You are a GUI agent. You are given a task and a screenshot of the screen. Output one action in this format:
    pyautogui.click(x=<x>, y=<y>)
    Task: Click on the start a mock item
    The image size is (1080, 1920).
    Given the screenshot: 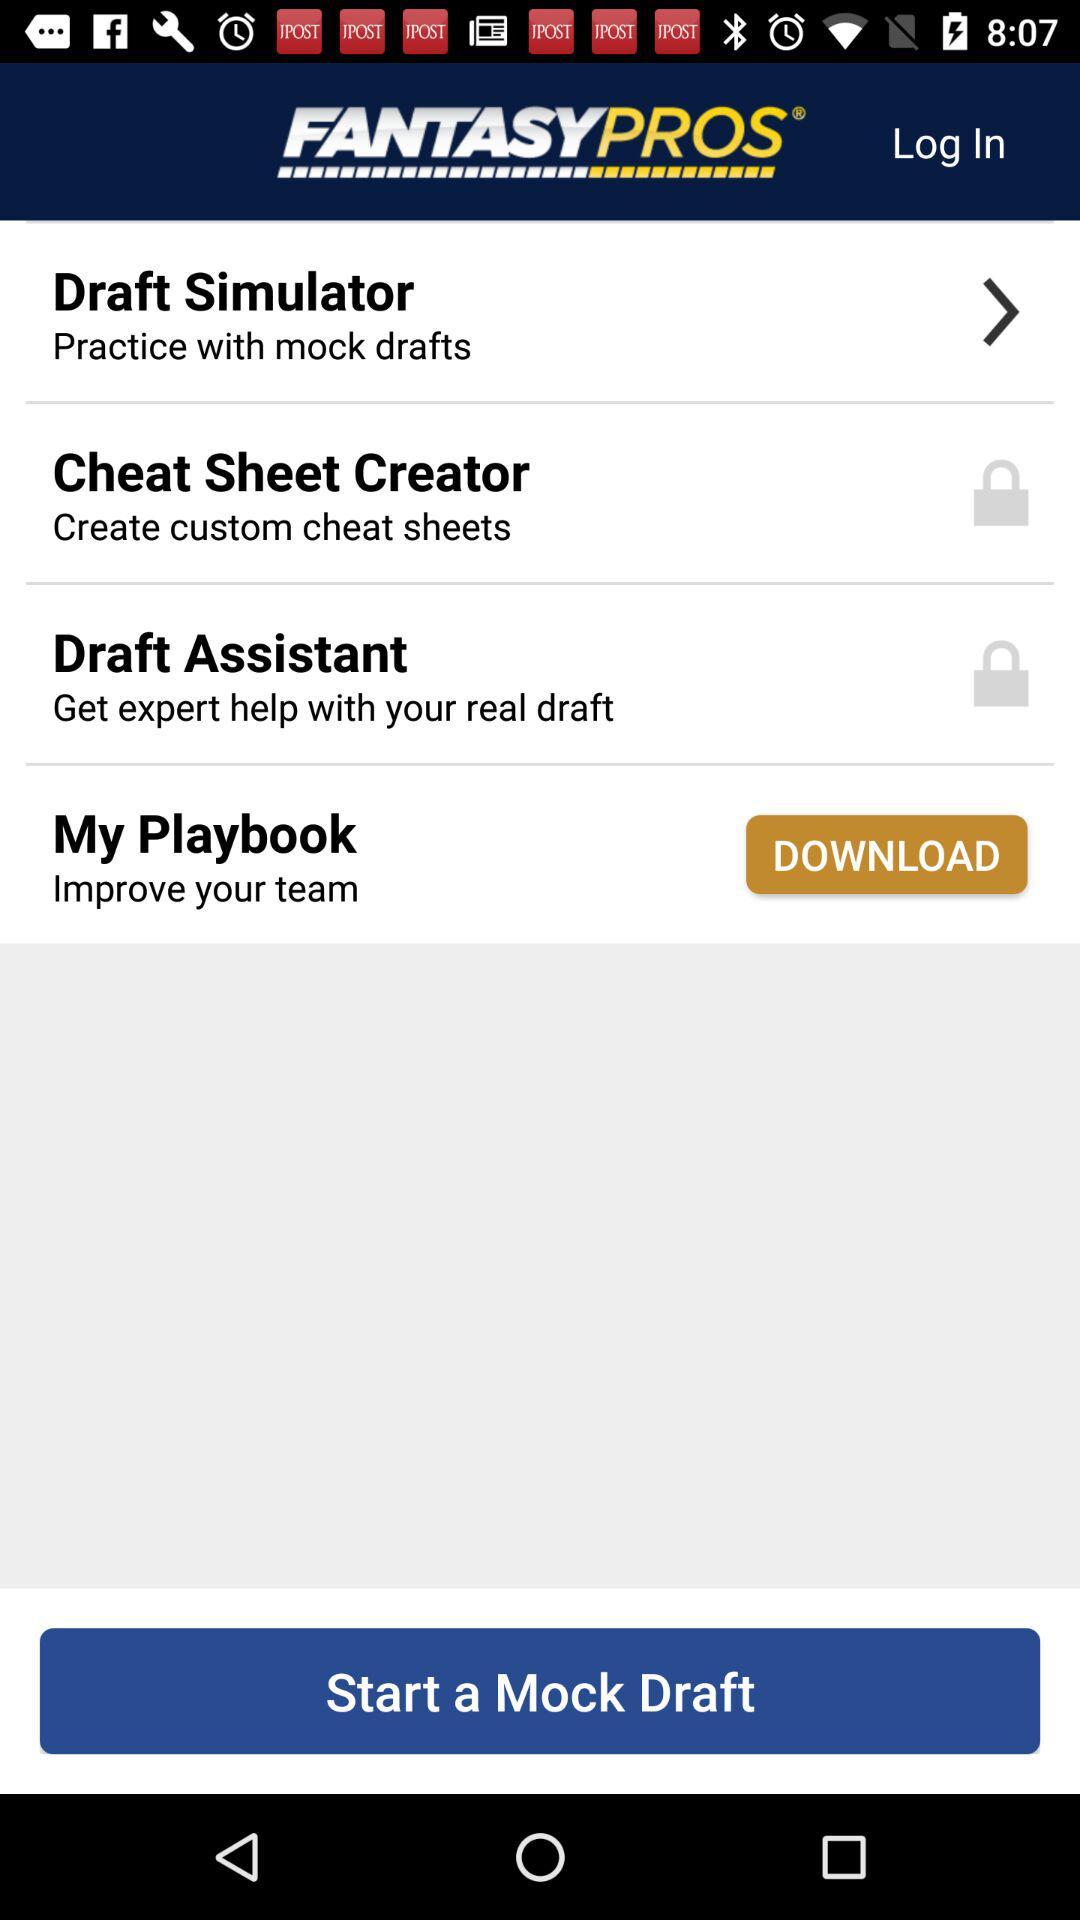 What is the action you would take?
    pyautogui.click(x=540, y=1690)
    